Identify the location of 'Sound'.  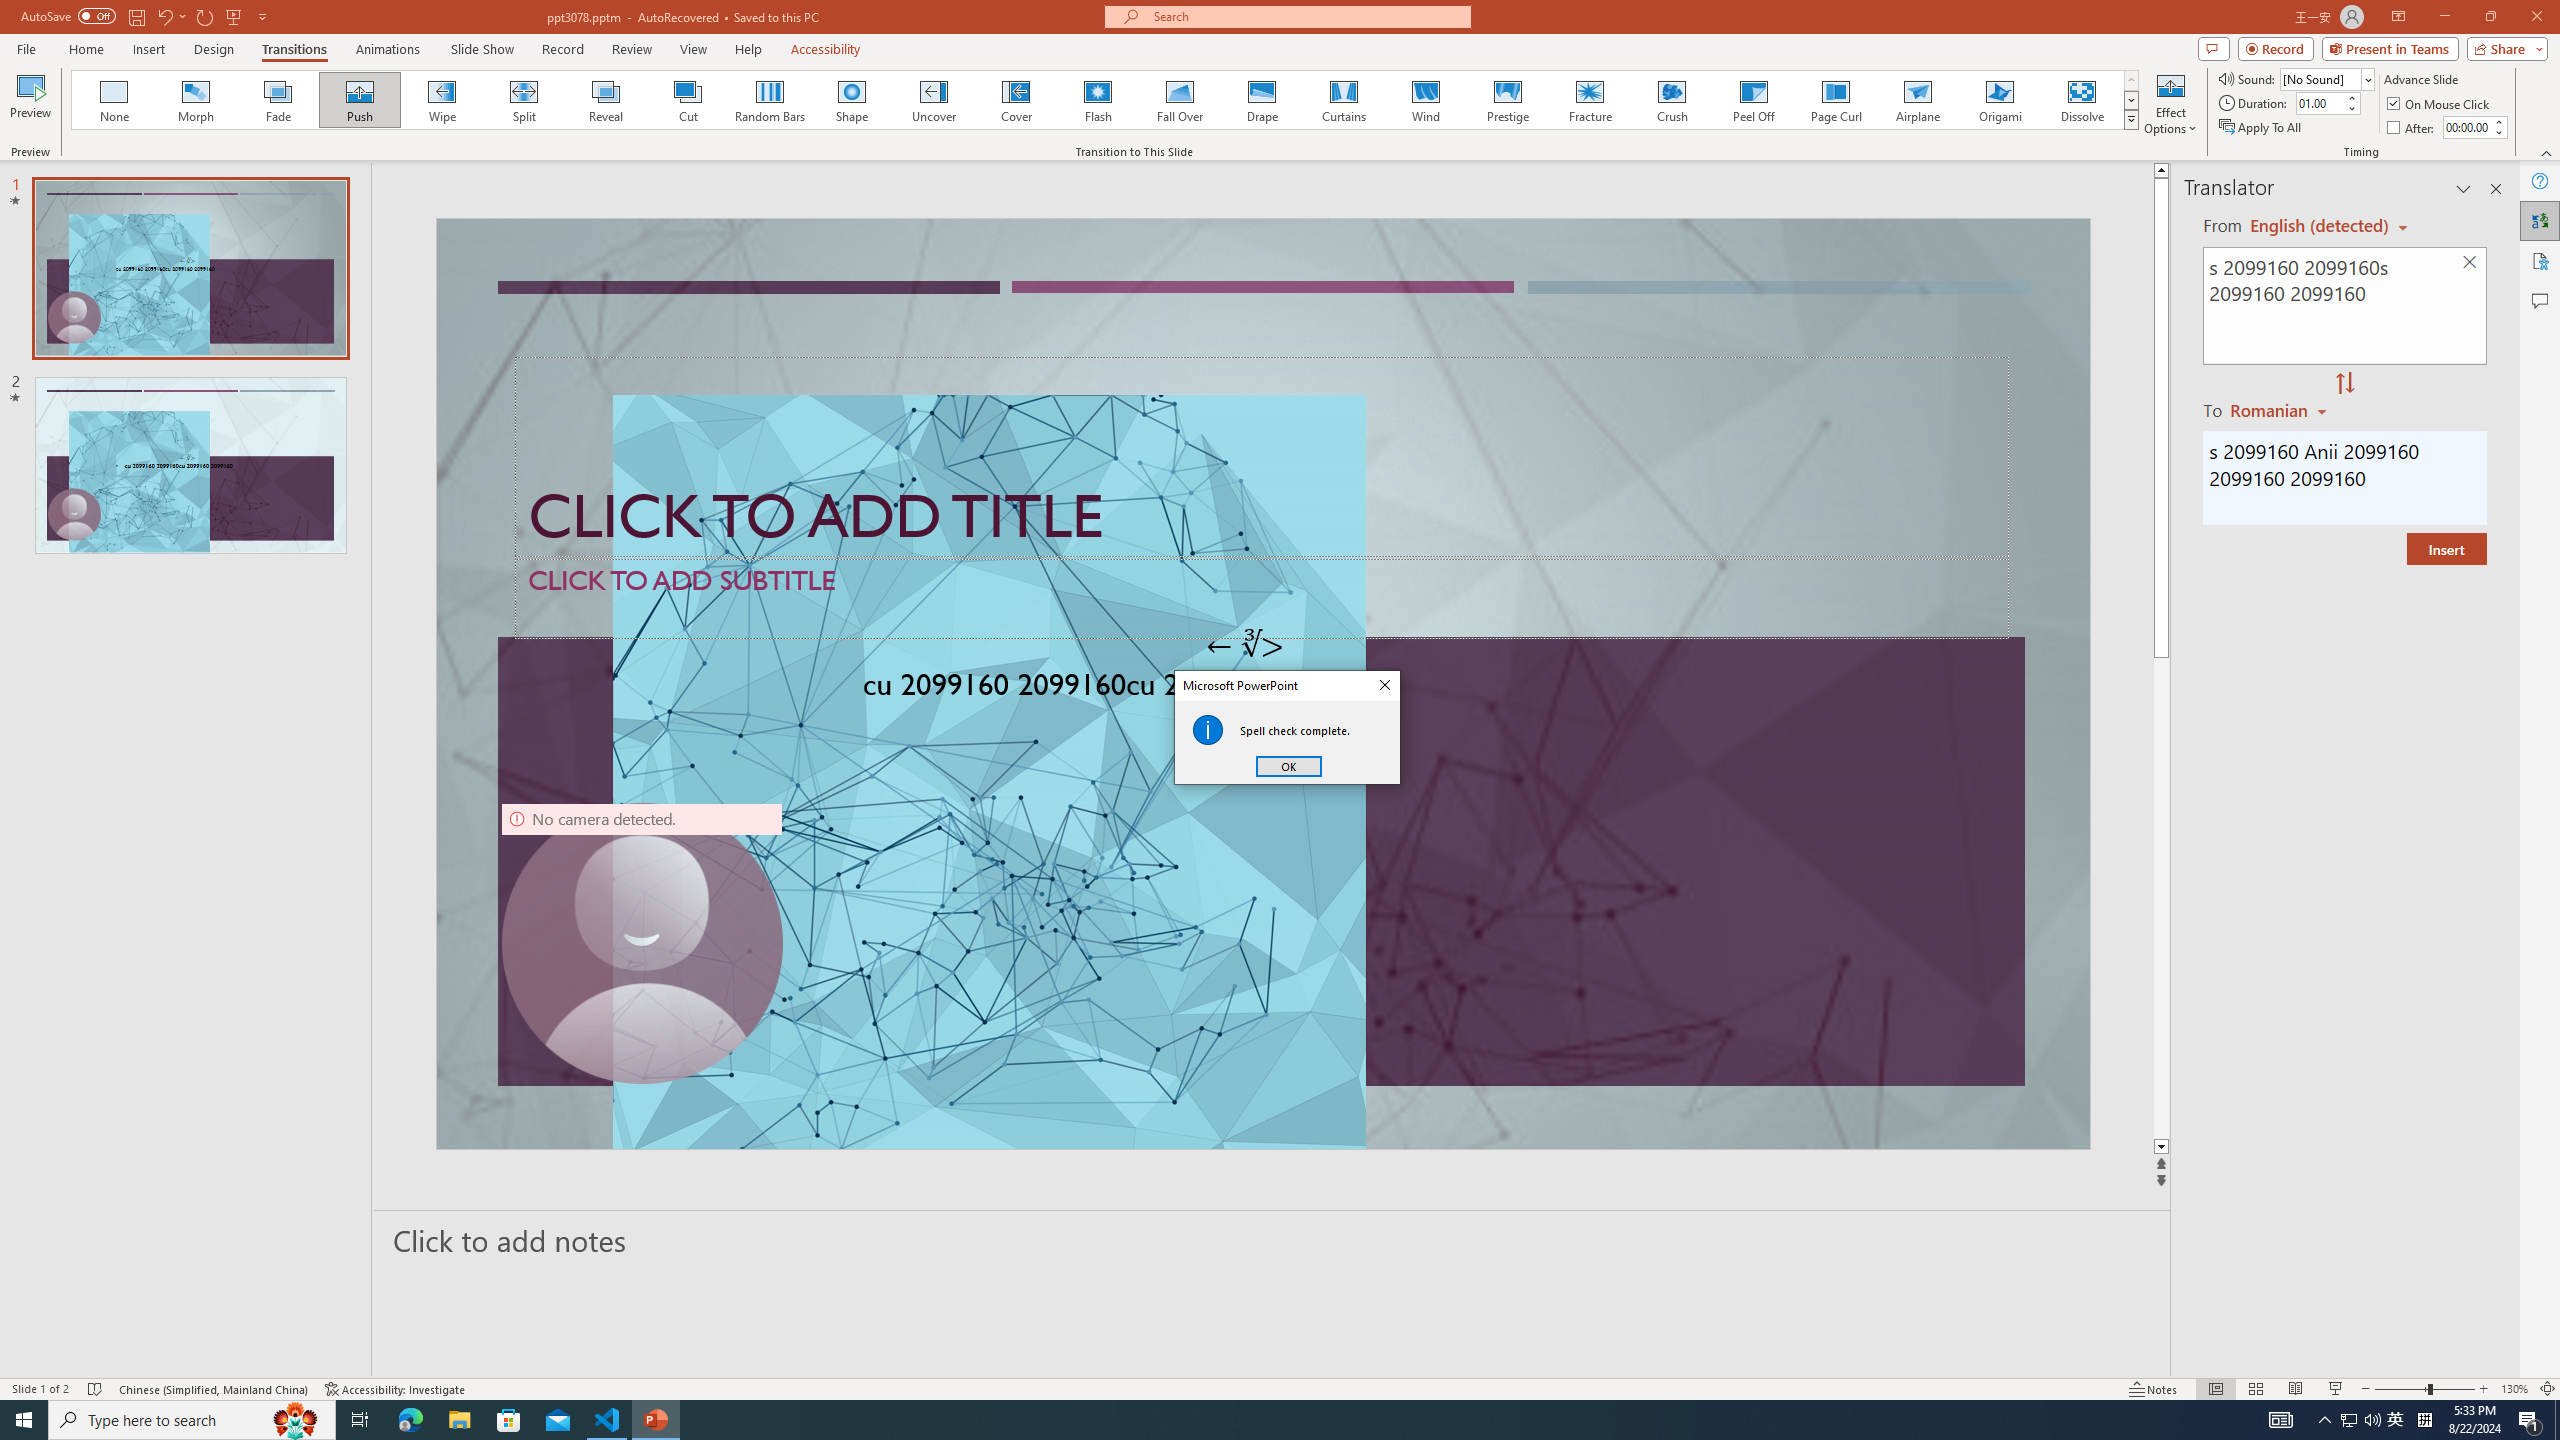
(2327, 78).